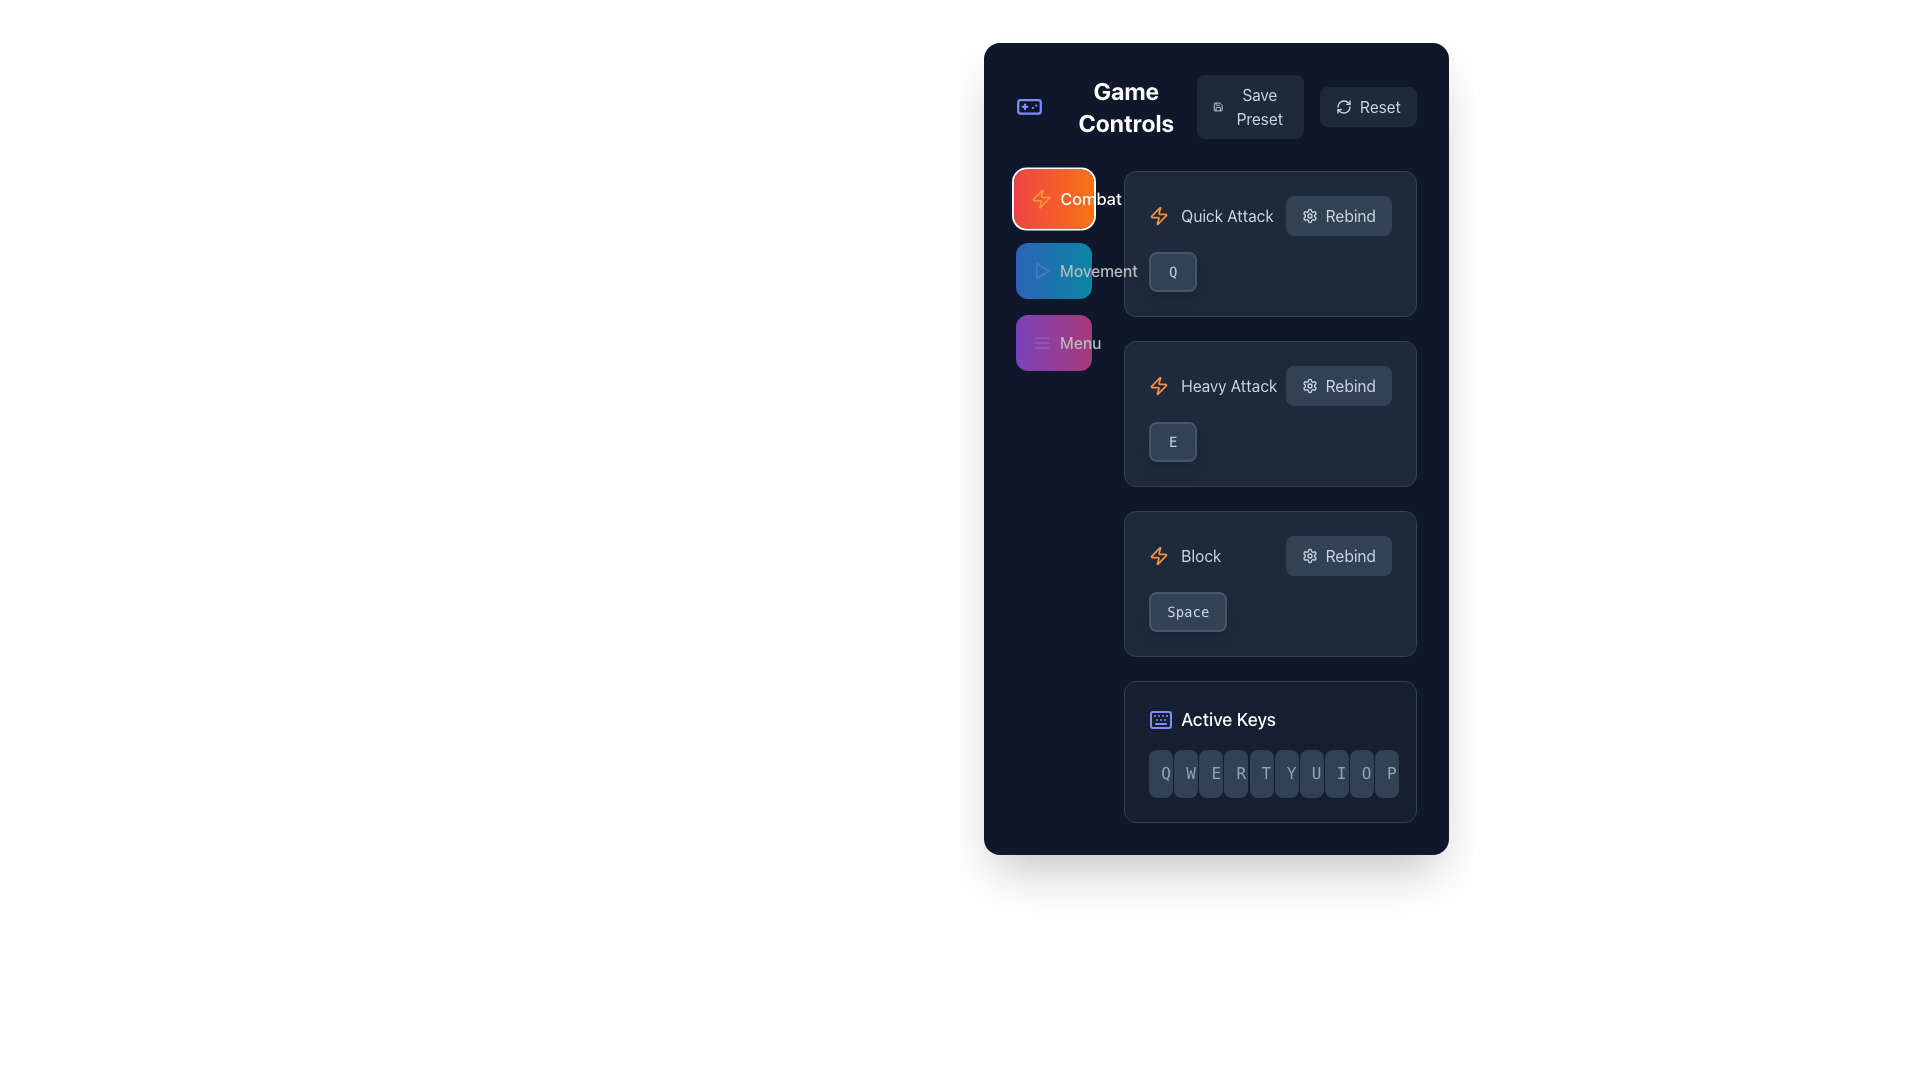  Describe the element at coordinates (1079, 342) in the screenshot. I see `the 'Menu' text label, which is styled with a white font on a purple background, positioned below 'Movement' and above 'Combat' in the vertical options list` at that location.